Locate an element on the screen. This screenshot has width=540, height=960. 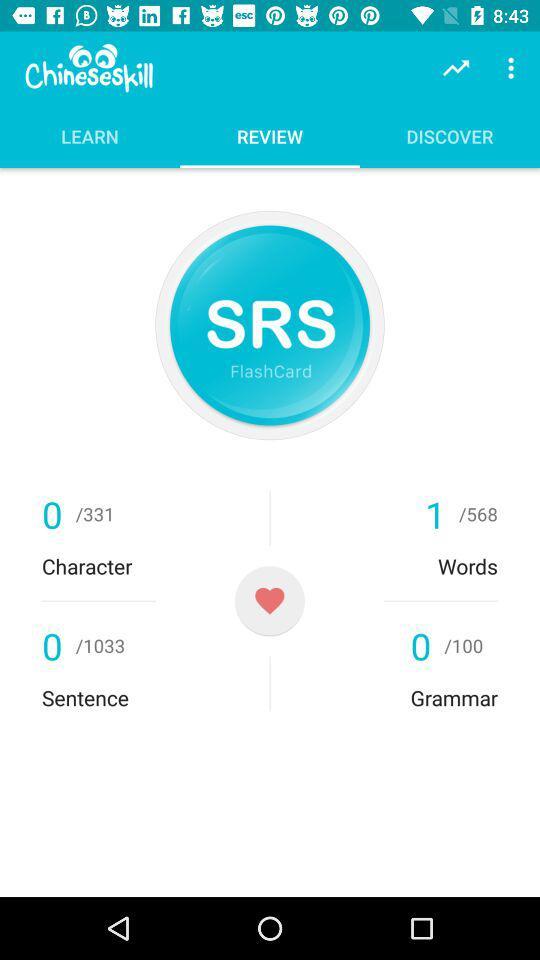
like is located at coordinates (269, 600).